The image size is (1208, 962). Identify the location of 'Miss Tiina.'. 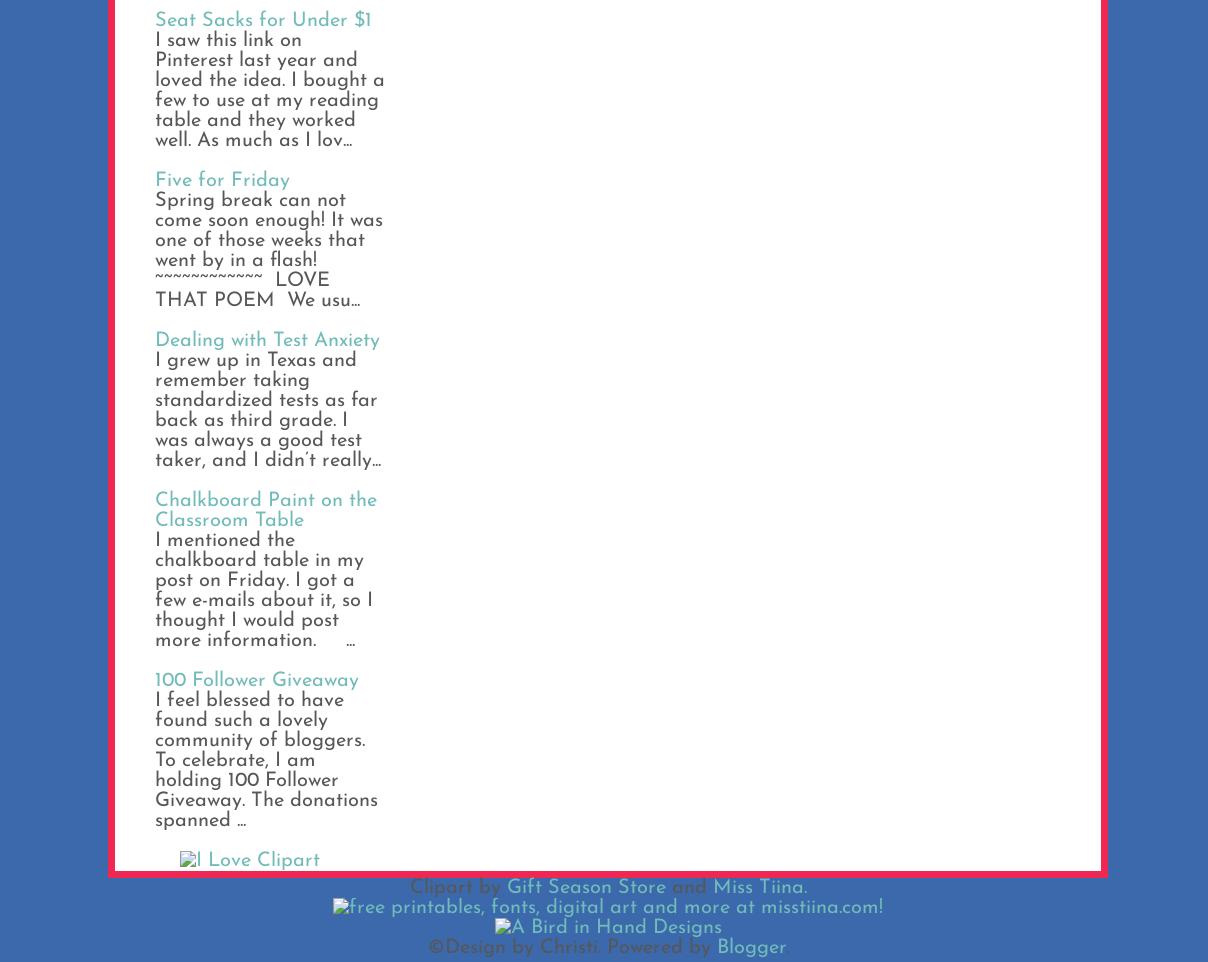
(710, 887).